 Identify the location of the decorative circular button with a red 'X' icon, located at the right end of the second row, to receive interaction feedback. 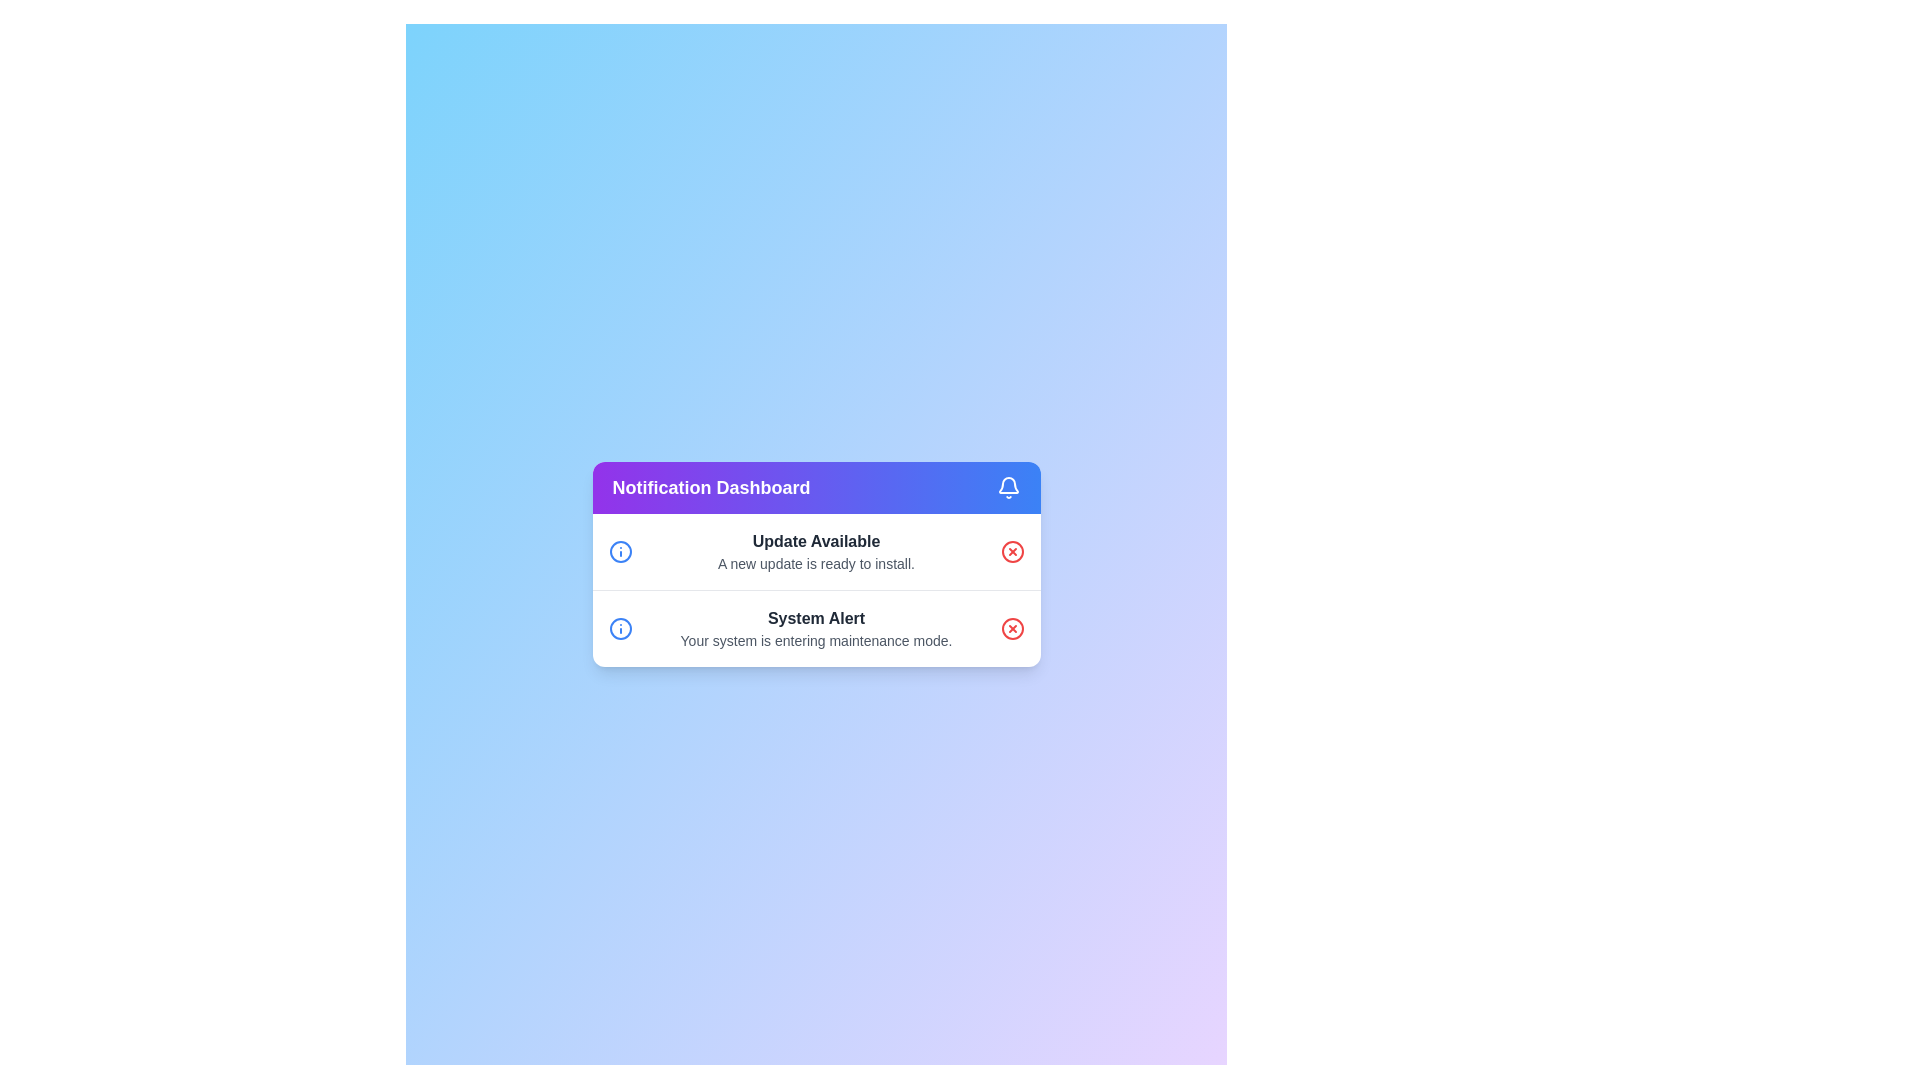
(1012, 627).